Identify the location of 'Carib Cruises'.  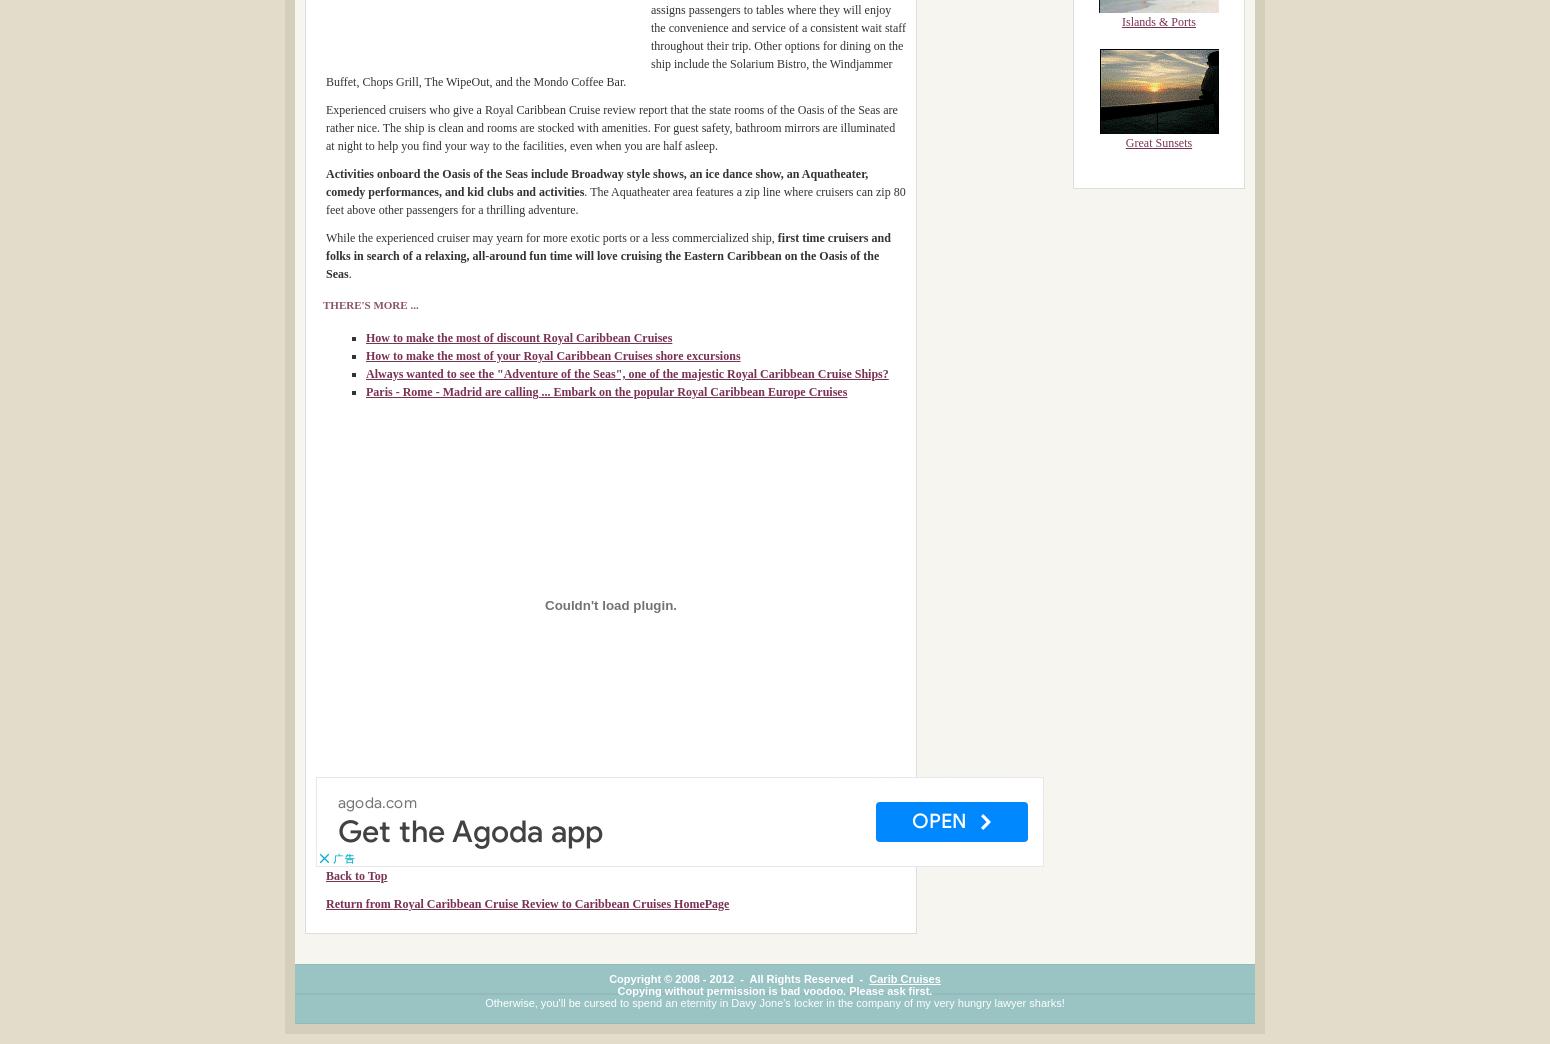
(904, 977).